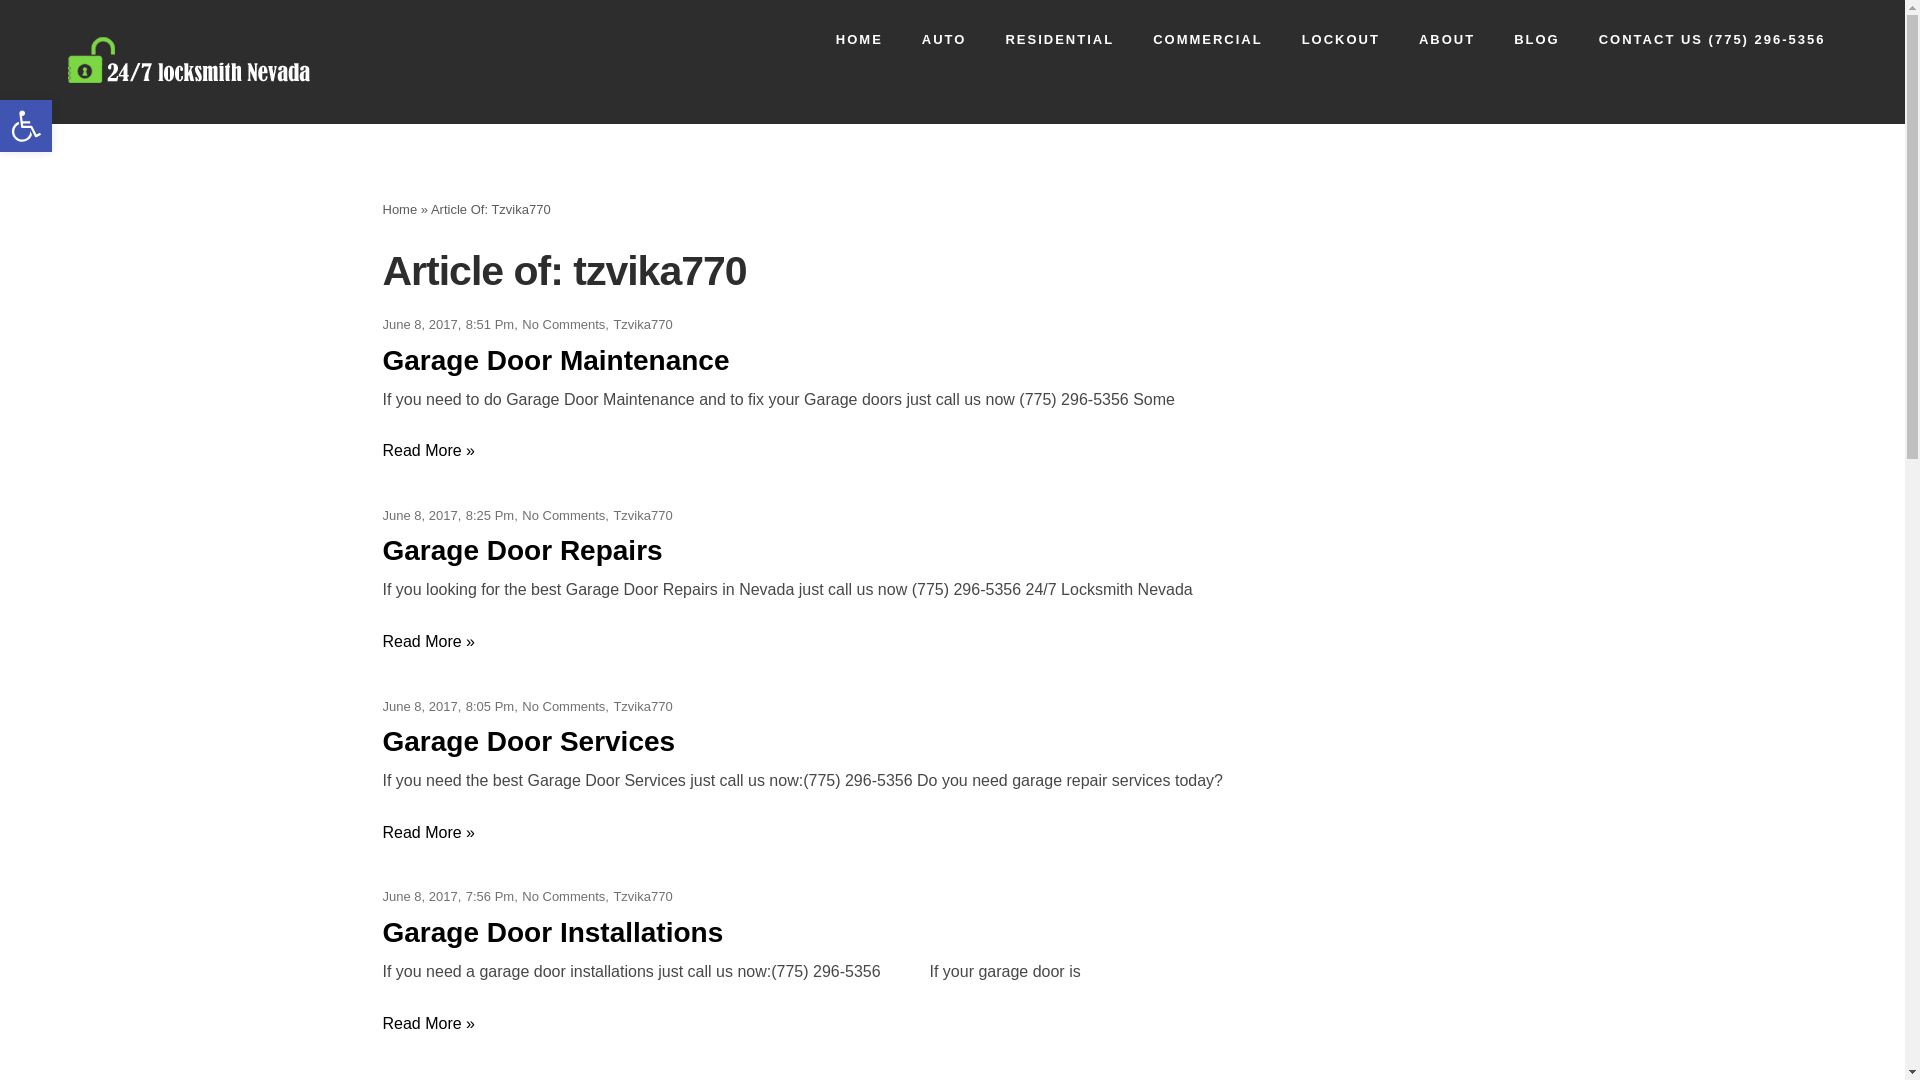 This screenshot has width=1920, height=1080. What do you see at coordinates (859, 39) in the screenshot?
I see `'HOME'` at bounding box center [859, 39].